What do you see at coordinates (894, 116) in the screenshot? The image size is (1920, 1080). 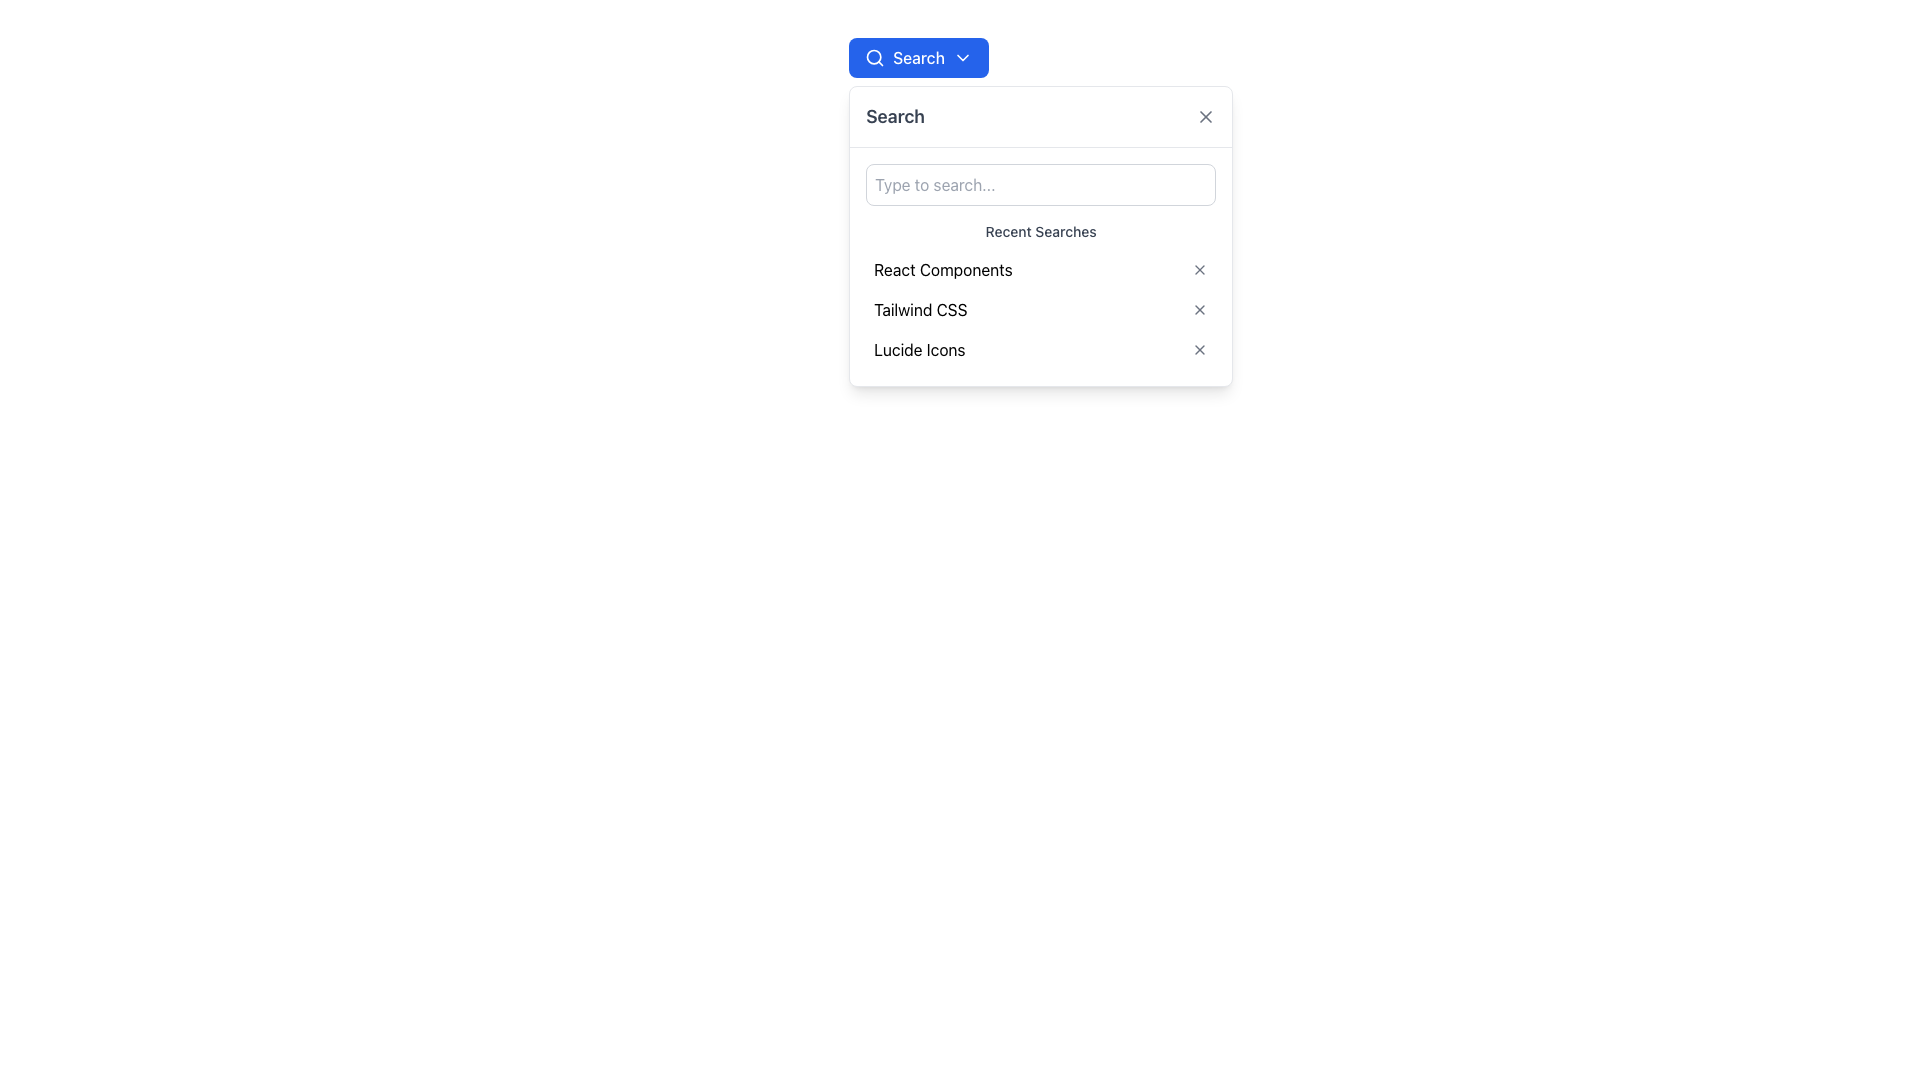 I see `the text label reading 'Search', which is a large, bold, dark gray title located at the top section of the dropdown panel` at bounding box center [894, 116].